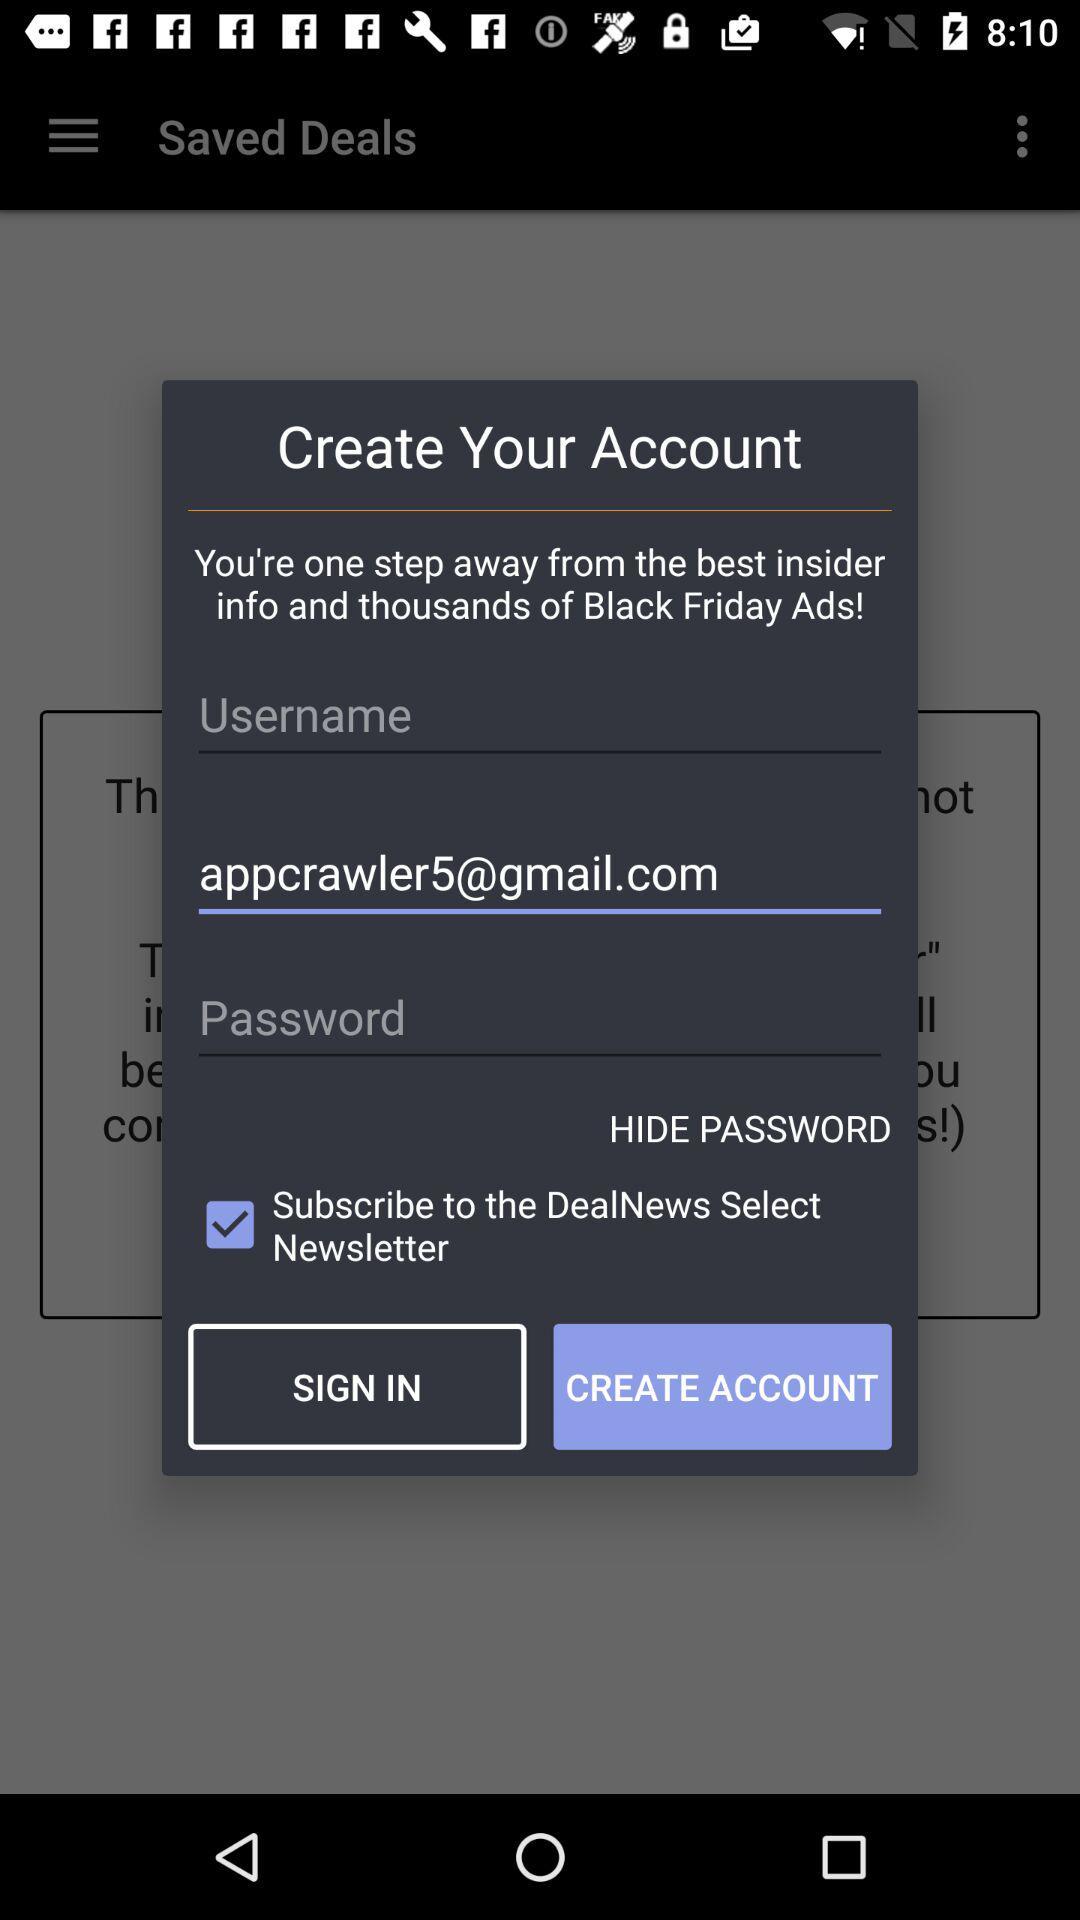  What do you see at coordinates (540, 1224) in the screenshot?
I see `item above the sign in` at bounding box center [540, 1224].